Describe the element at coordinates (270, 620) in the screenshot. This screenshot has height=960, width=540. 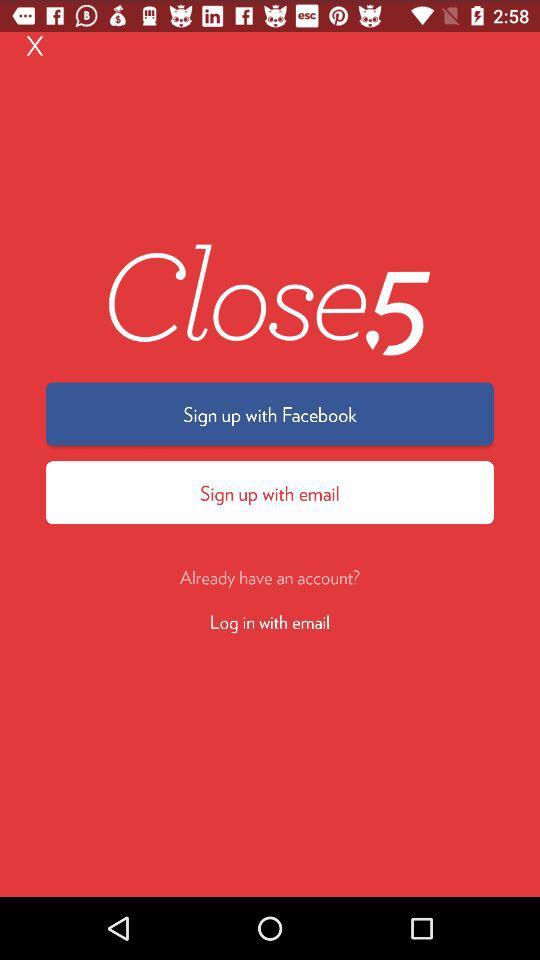
I see `log in with icon` at that location.